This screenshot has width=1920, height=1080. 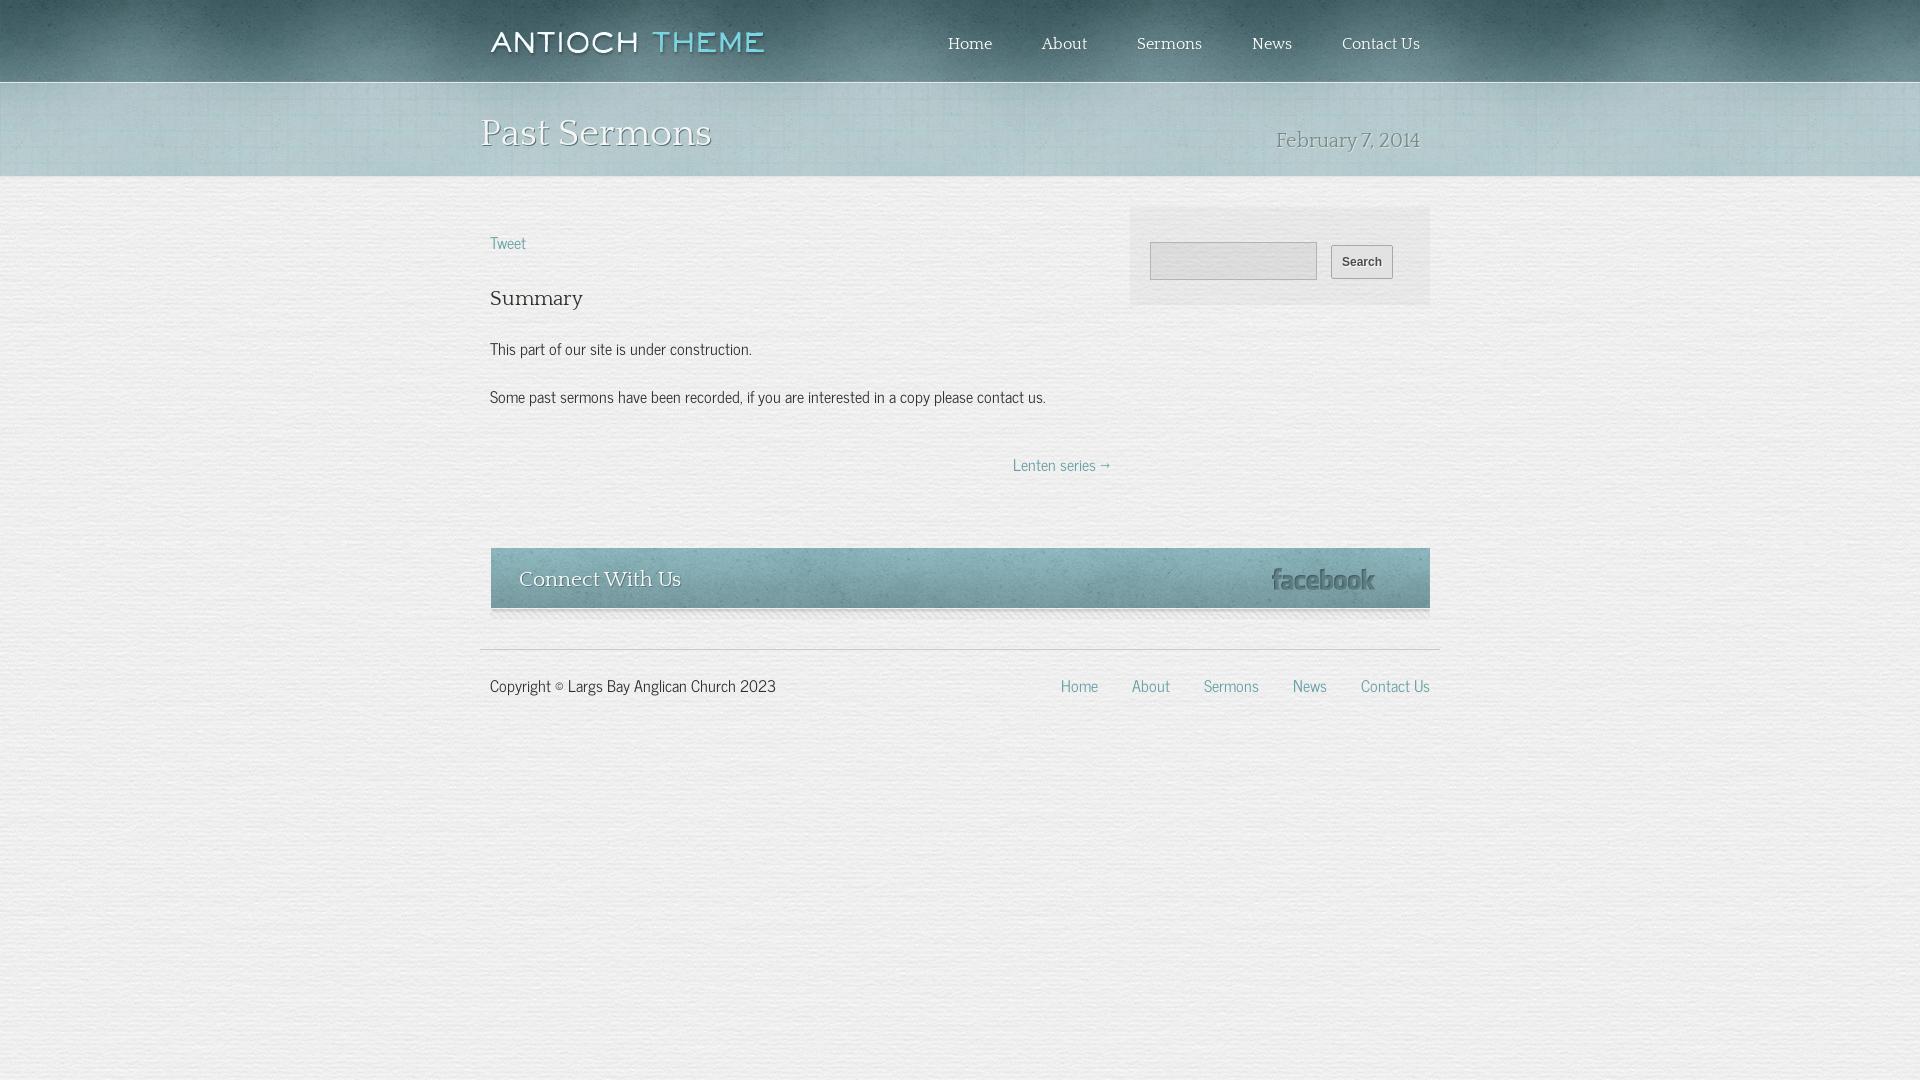 What do you see at coordinates (1361, 261) in the screenshot?
I see `'Search'` at bounding box center [1361, 261].